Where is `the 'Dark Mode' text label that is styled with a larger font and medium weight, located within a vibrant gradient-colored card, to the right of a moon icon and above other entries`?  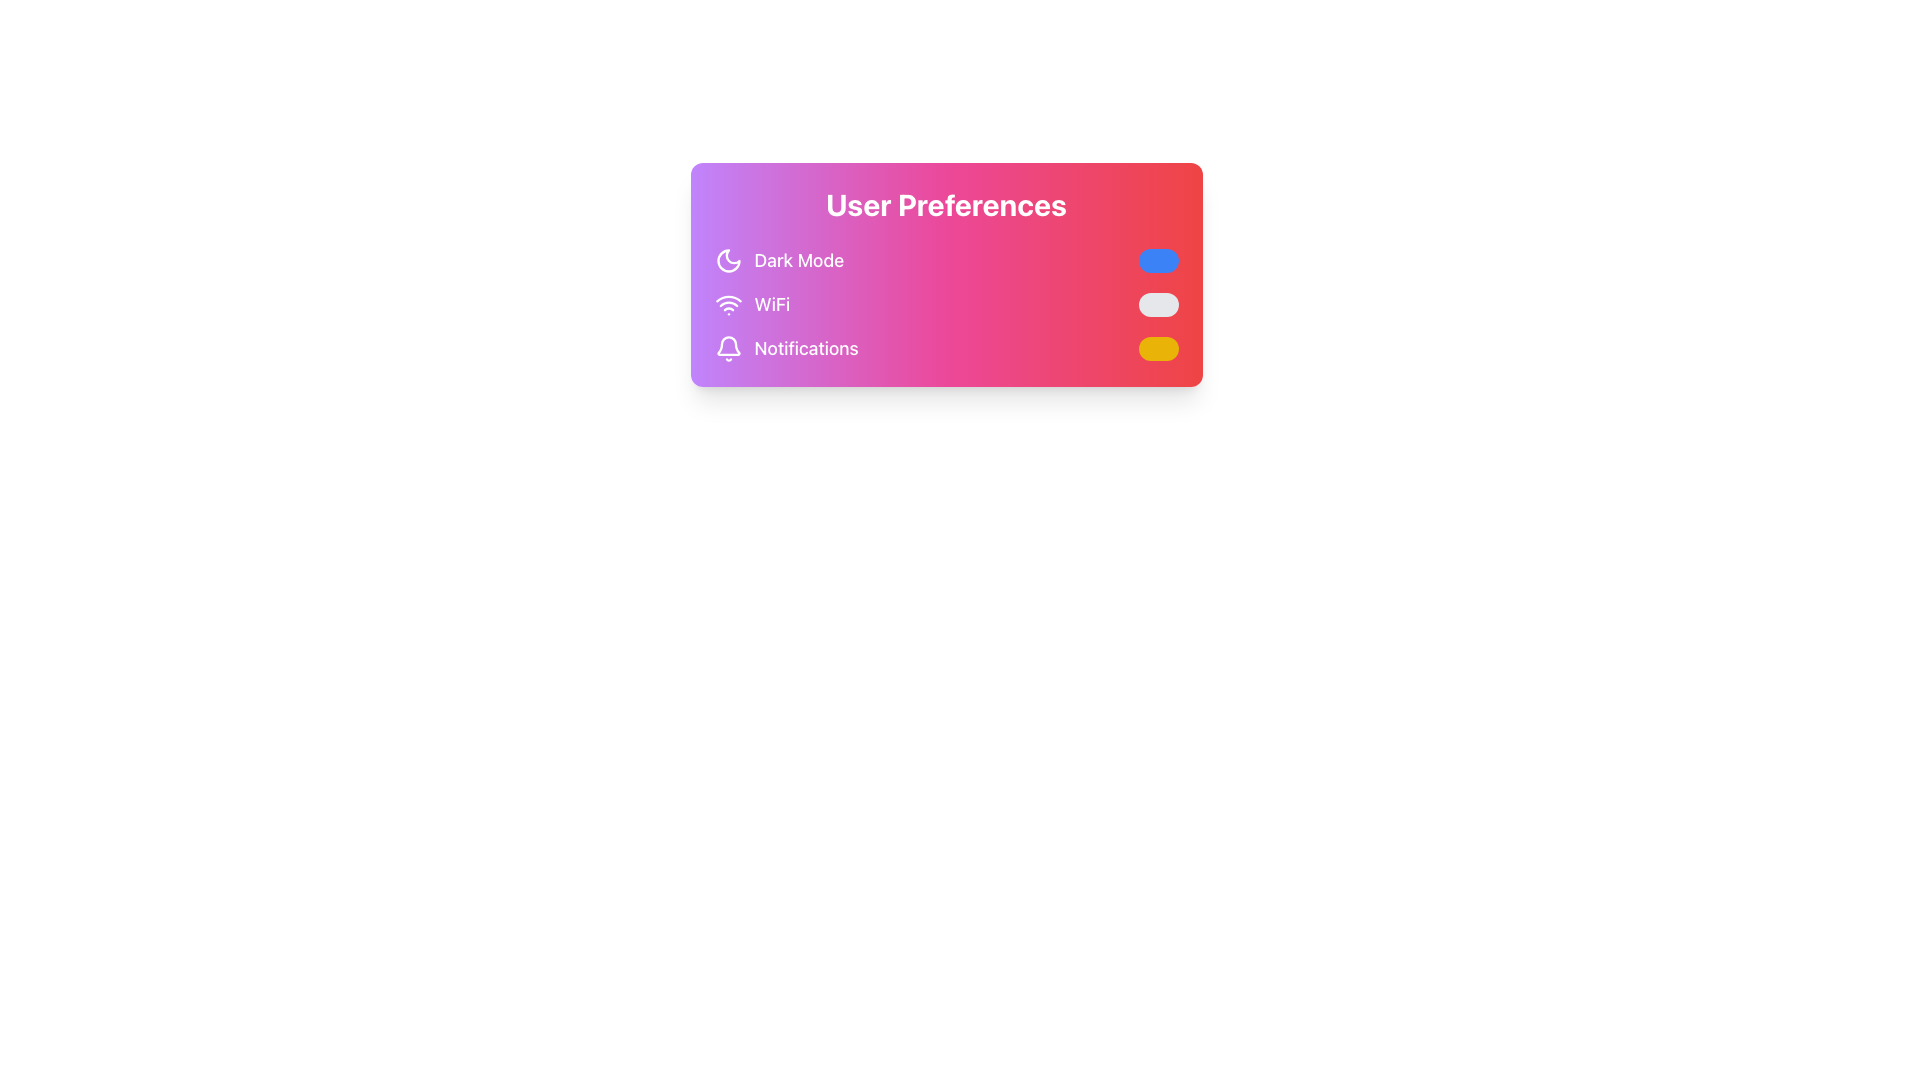 the 'Dark Mode' text label that is styled with a larger font and medium weight, located within a vibrant gradient-colored card, to the right of a moon icon and above other entries is located at coordinates (798, 260).